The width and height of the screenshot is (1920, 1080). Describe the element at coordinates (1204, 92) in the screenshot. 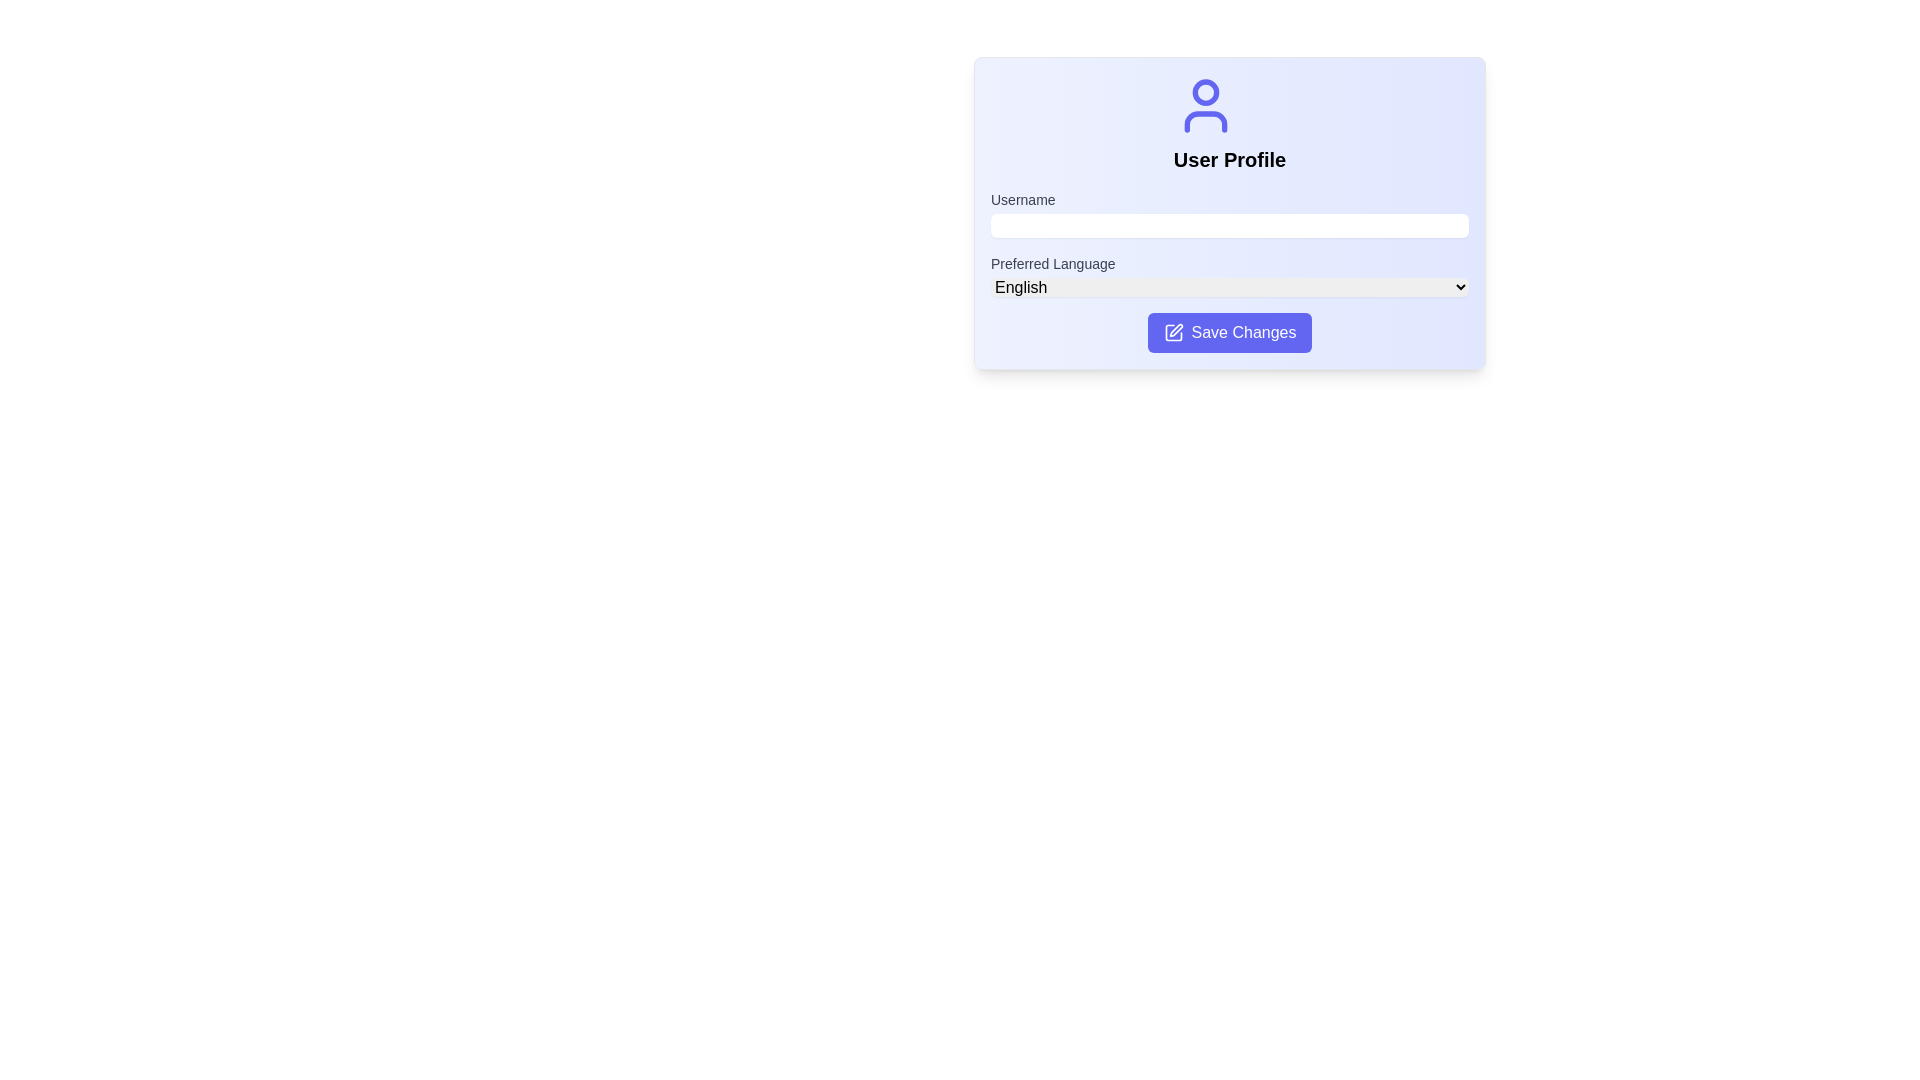

I see `the circular graphic element that represents the user profile icon at the top of the card display labeled 'User Profile'` at that location.